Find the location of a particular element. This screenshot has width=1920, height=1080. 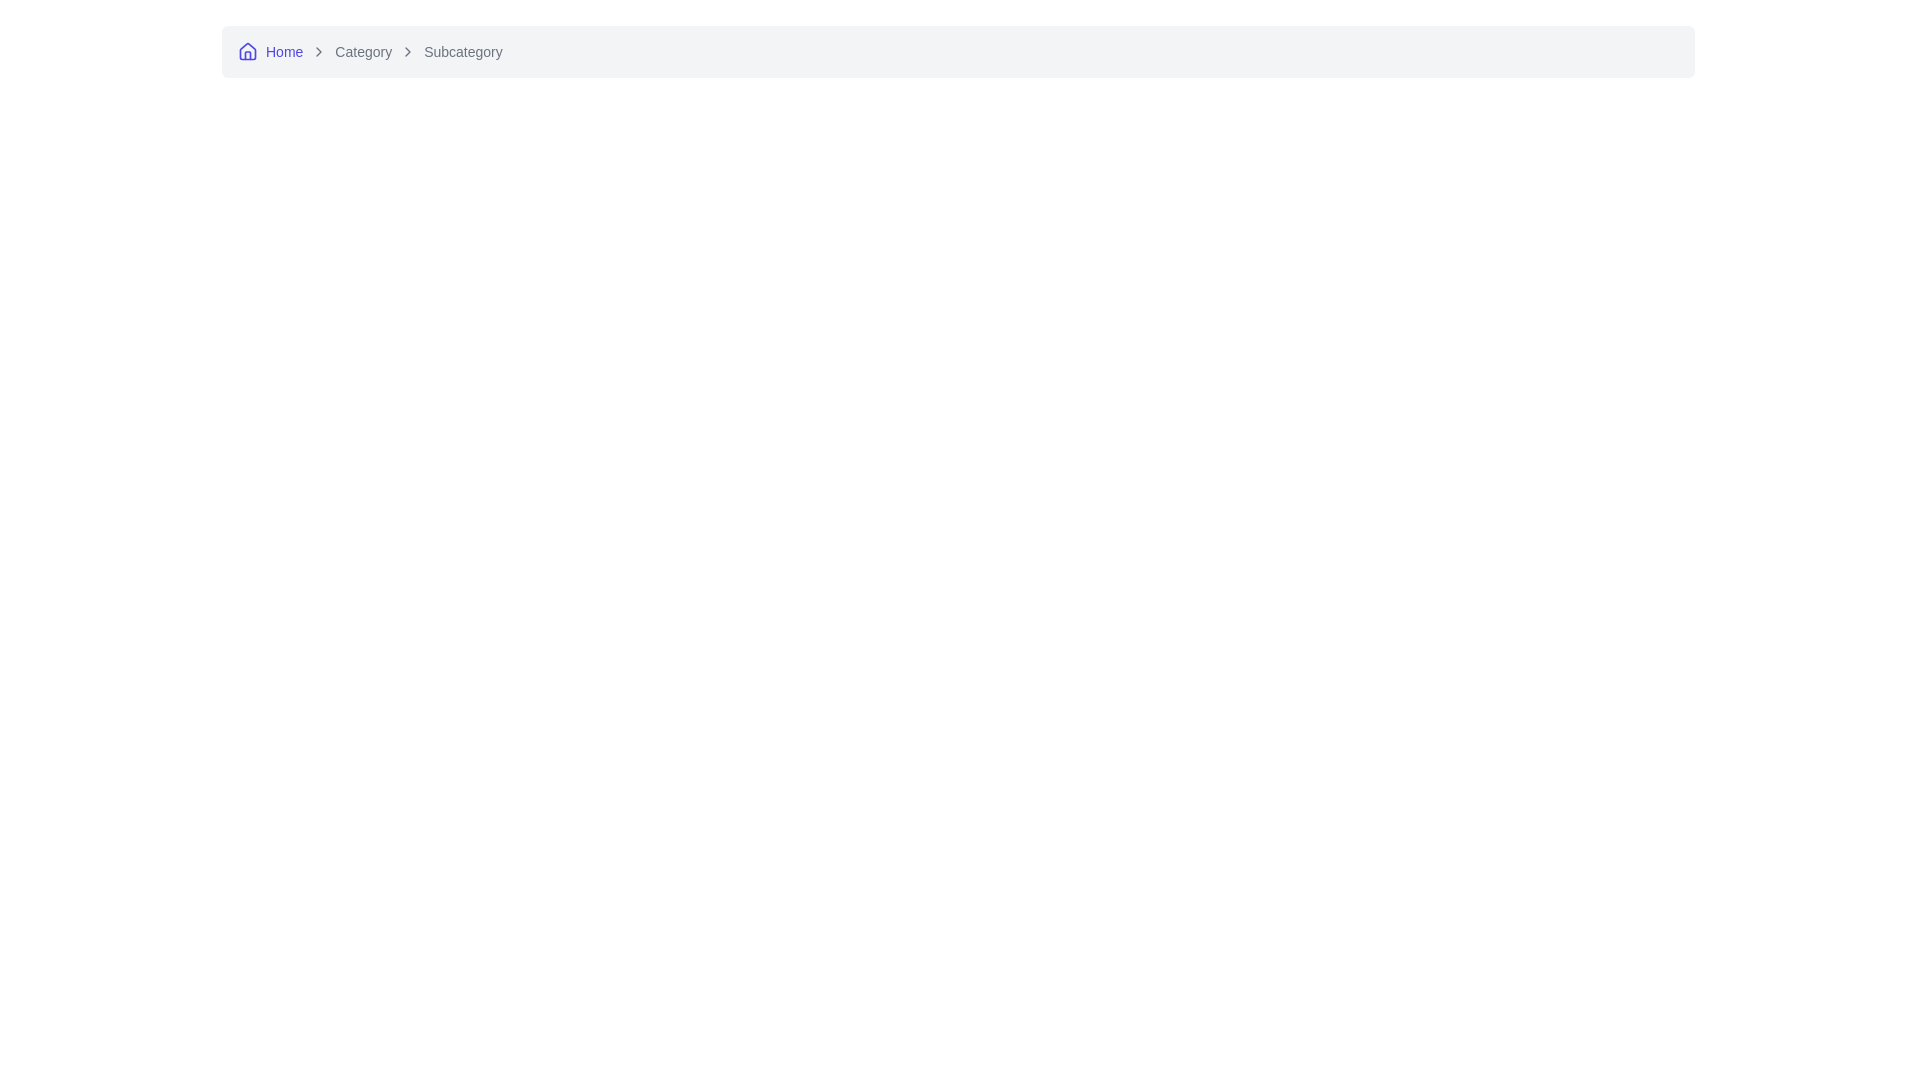

the 'Subcategory' text label styled in gray color located in the breadcrumb navigation interface, positioned at the far right following 'Category' is located at coordinates (462, 50).